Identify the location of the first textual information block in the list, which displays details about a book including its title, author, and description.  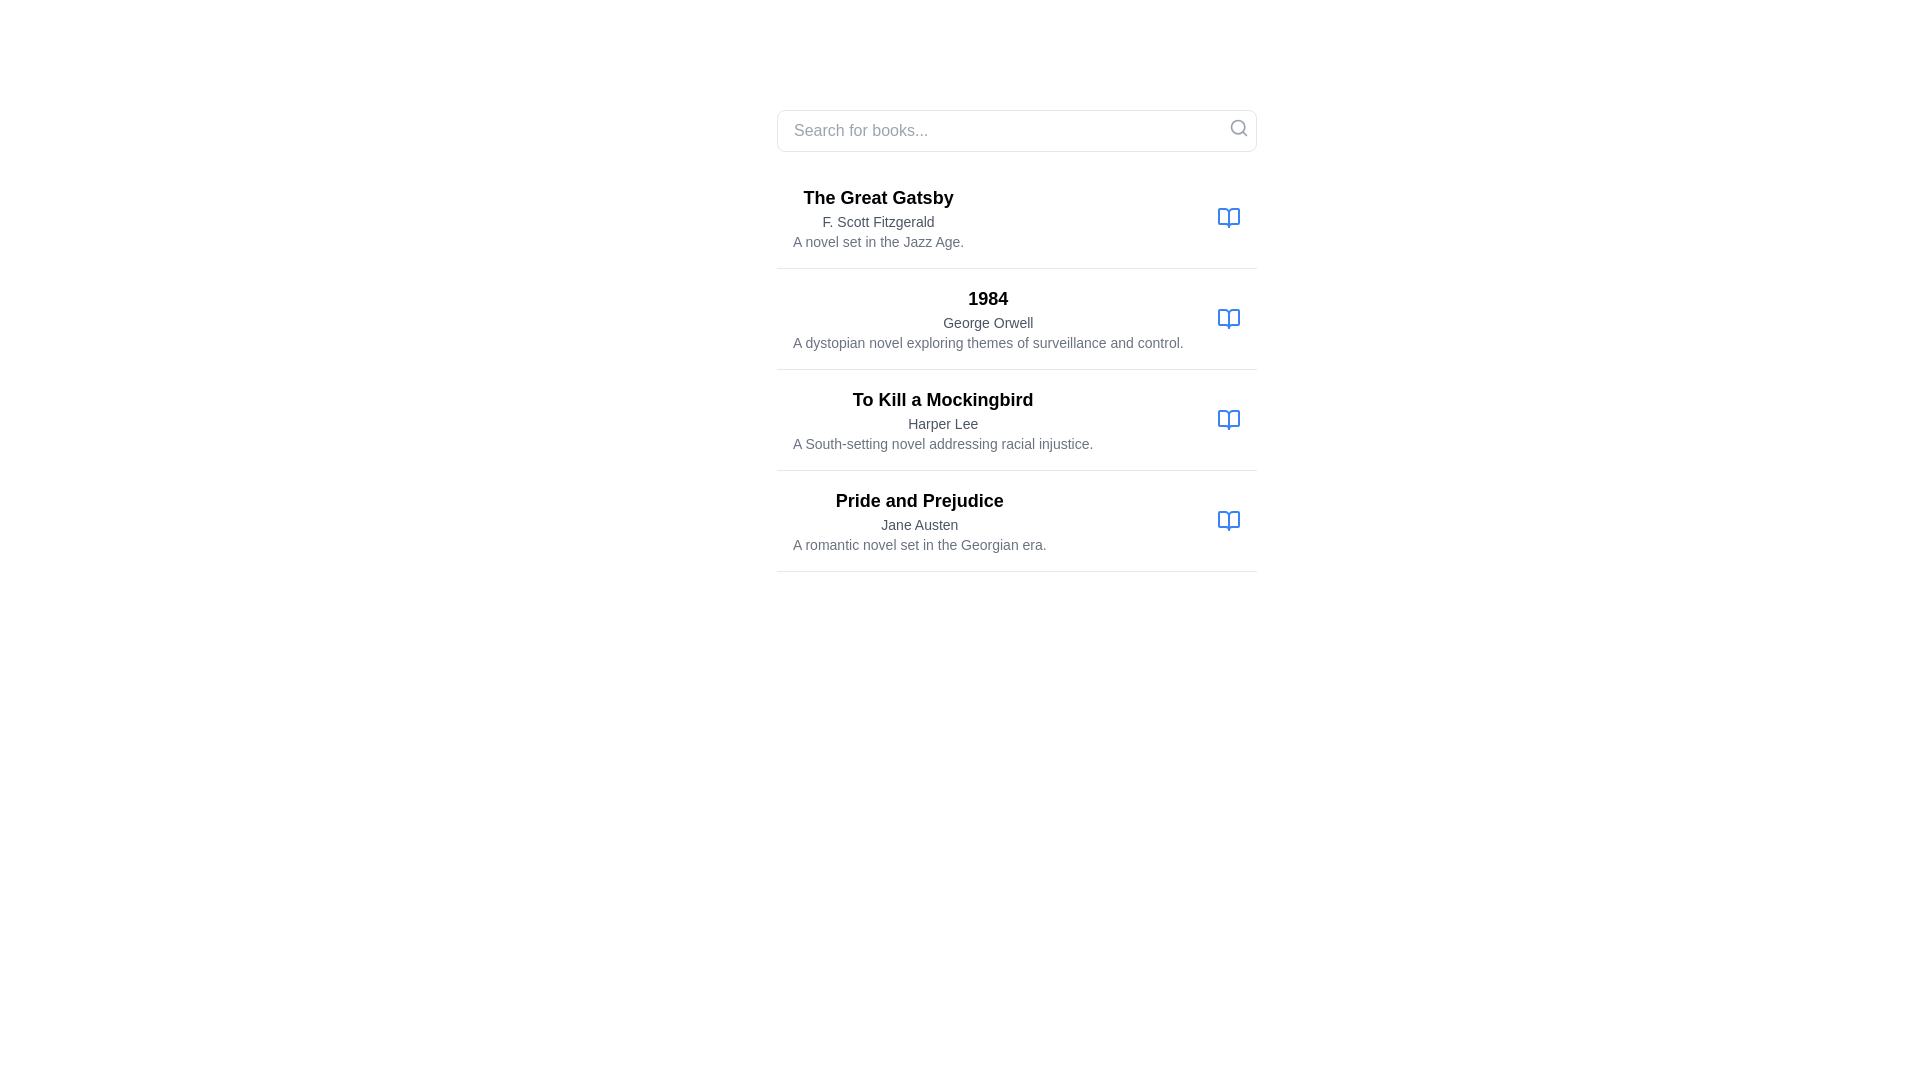
(1017, 218).